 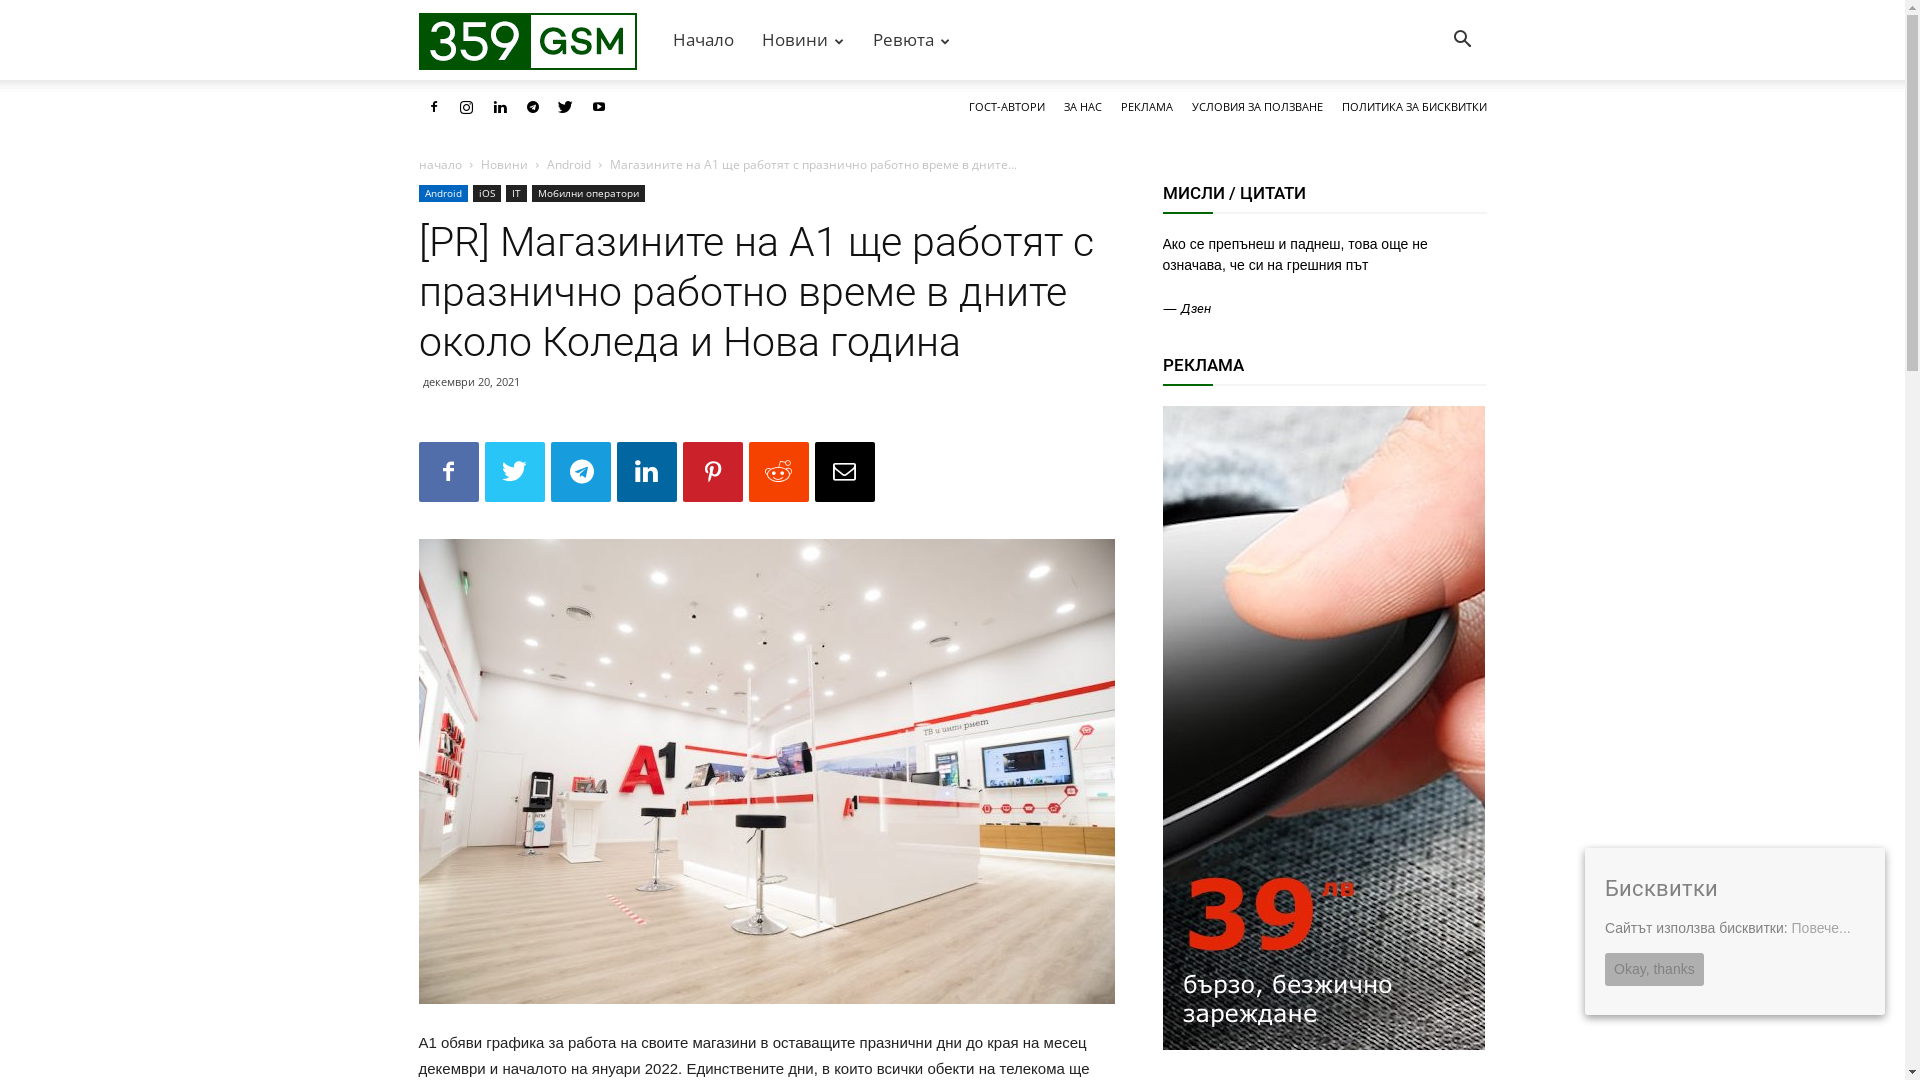 I want to click on 'Youtube', so click(x=598, y=107).